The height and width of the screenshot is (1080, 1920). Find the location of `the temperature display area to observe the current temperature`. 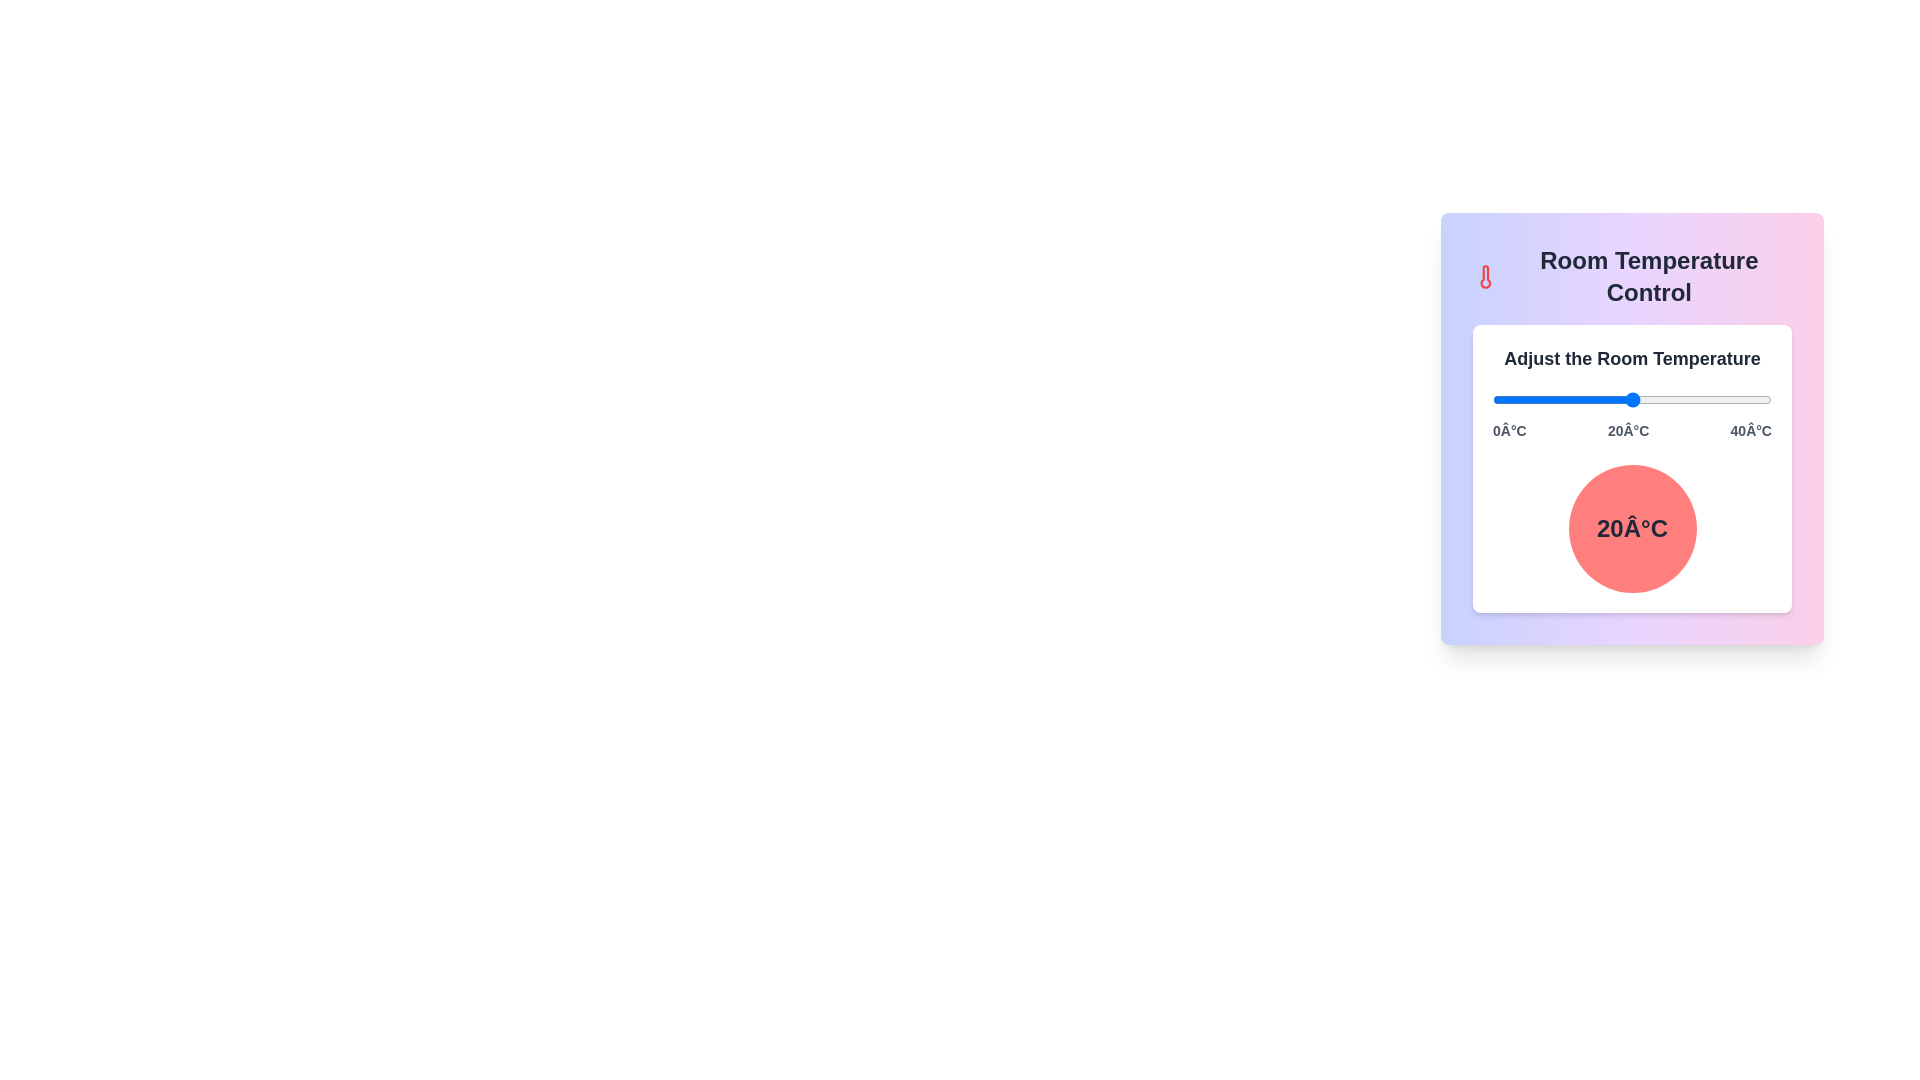

the temperature display area to observe the current temperature is located at coordinates (1632, 527).